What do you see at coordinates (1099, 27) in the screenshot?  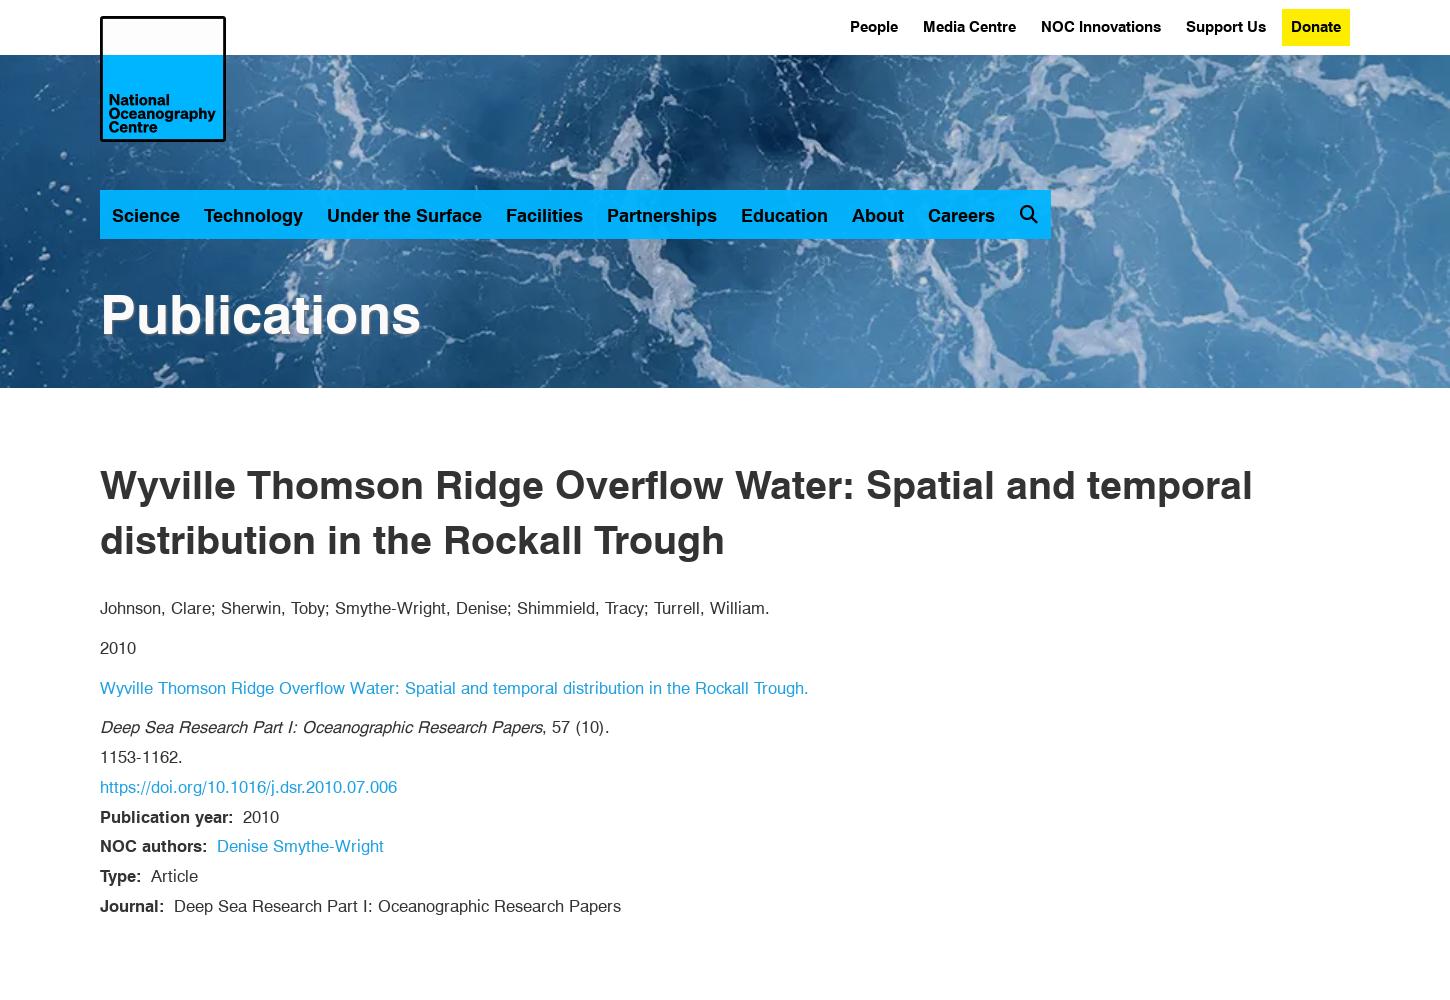 I see `'NOC Innovations'` at bounding box center [1099, 27].